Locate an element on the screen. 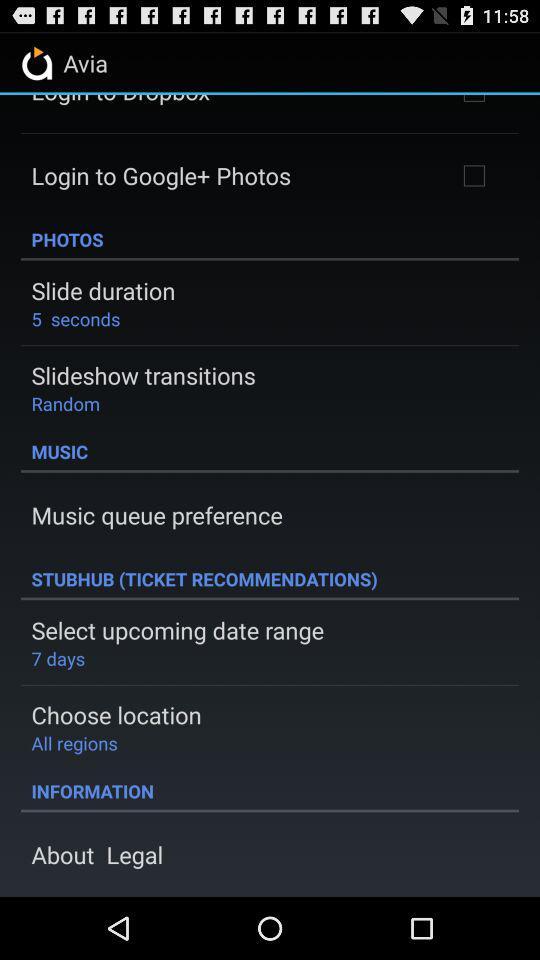  item above choose location item is located at coordinates (58, 657).